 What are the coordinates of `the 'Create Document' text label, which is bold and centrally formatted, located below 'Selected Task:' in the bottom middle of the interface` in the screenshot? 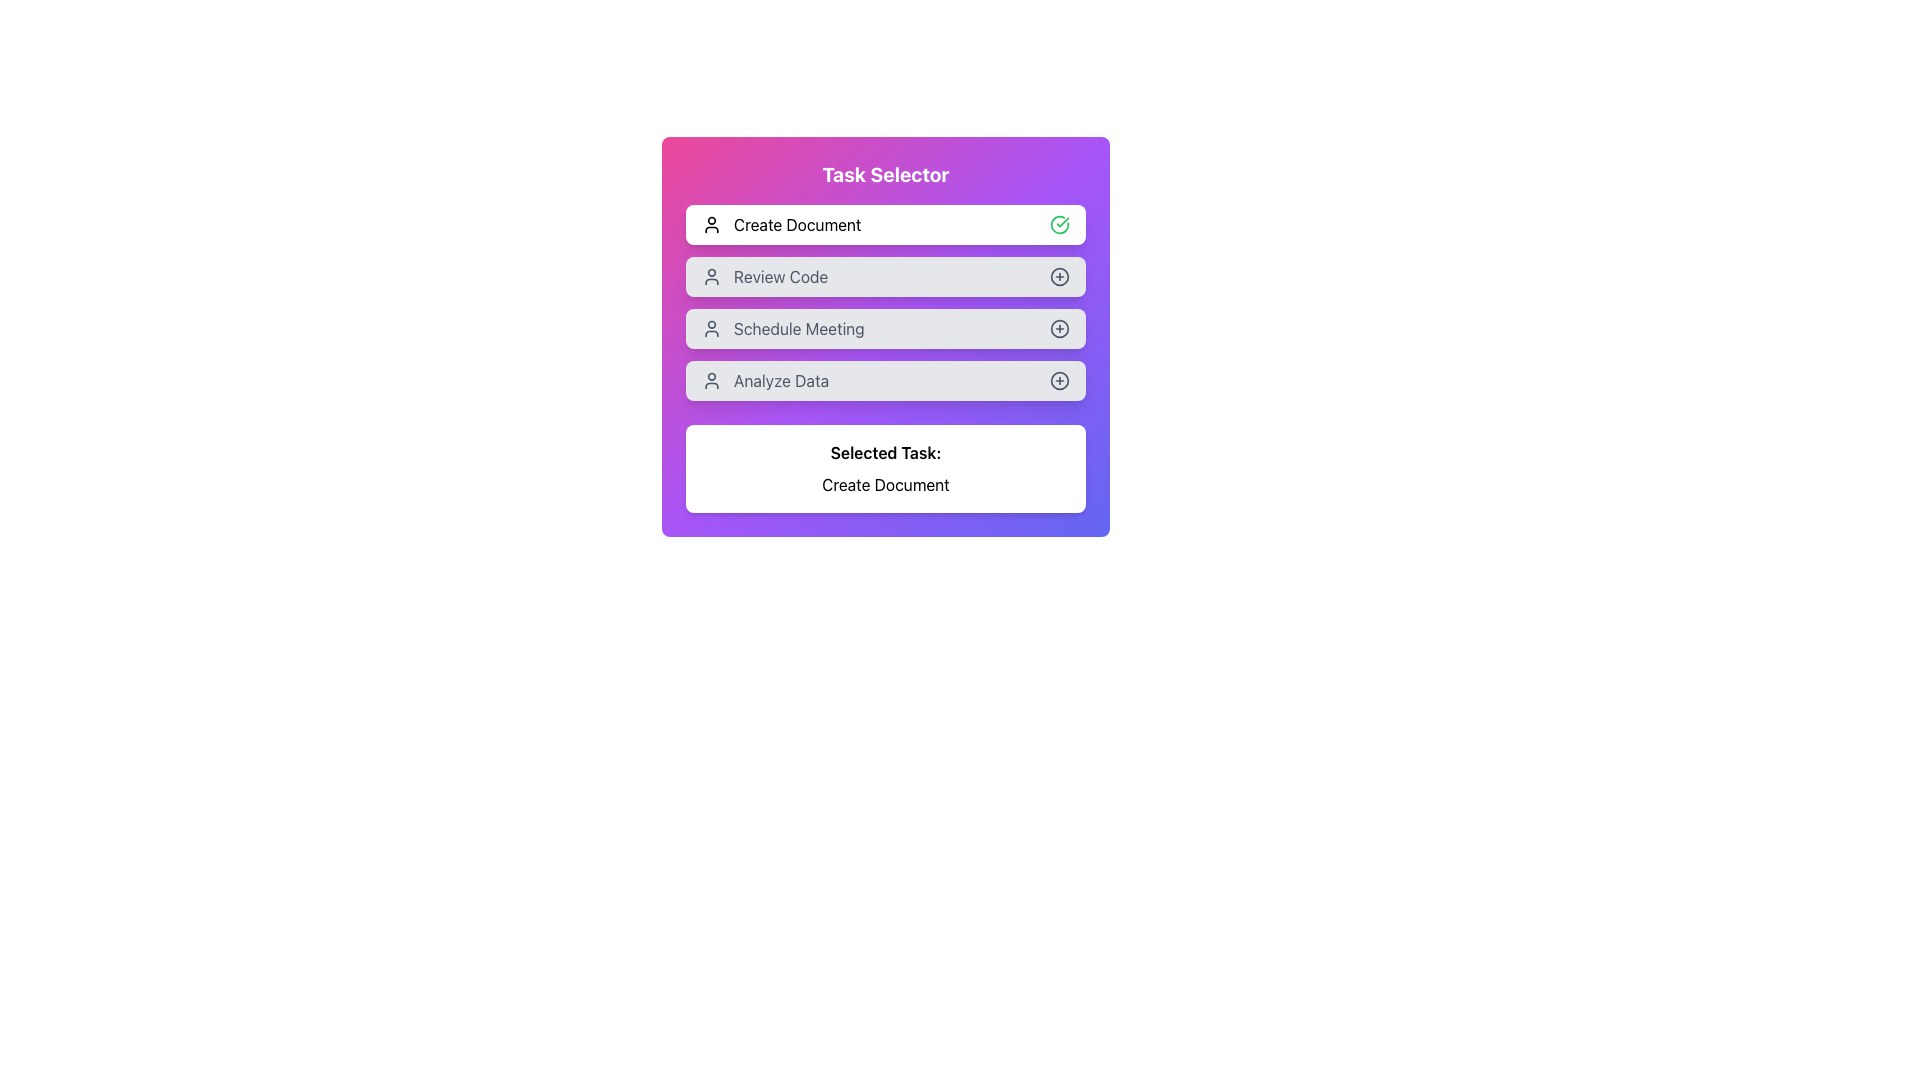 It's located at (885, 485).